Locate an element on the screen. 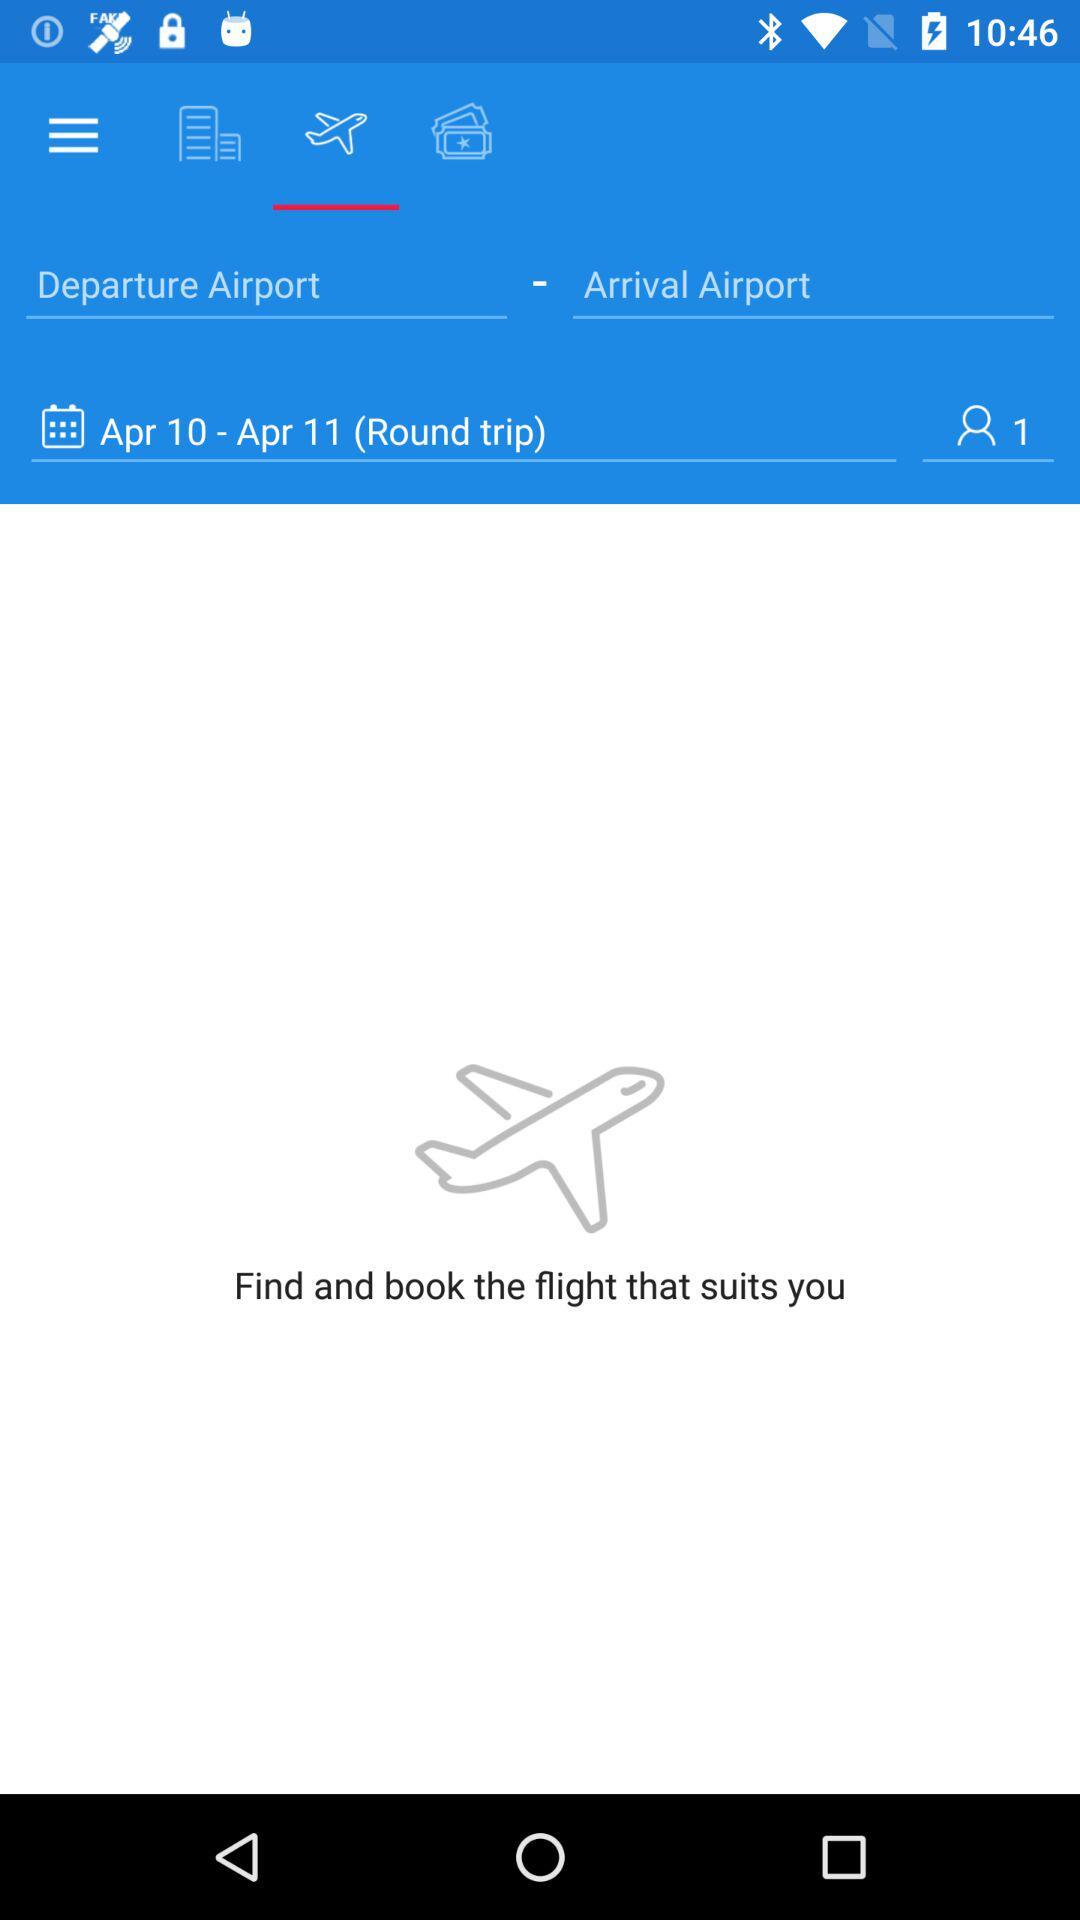 This screenshot has height=1920, width=1080. the text field arrival airport on the web page is located at coordinates (813, 282).